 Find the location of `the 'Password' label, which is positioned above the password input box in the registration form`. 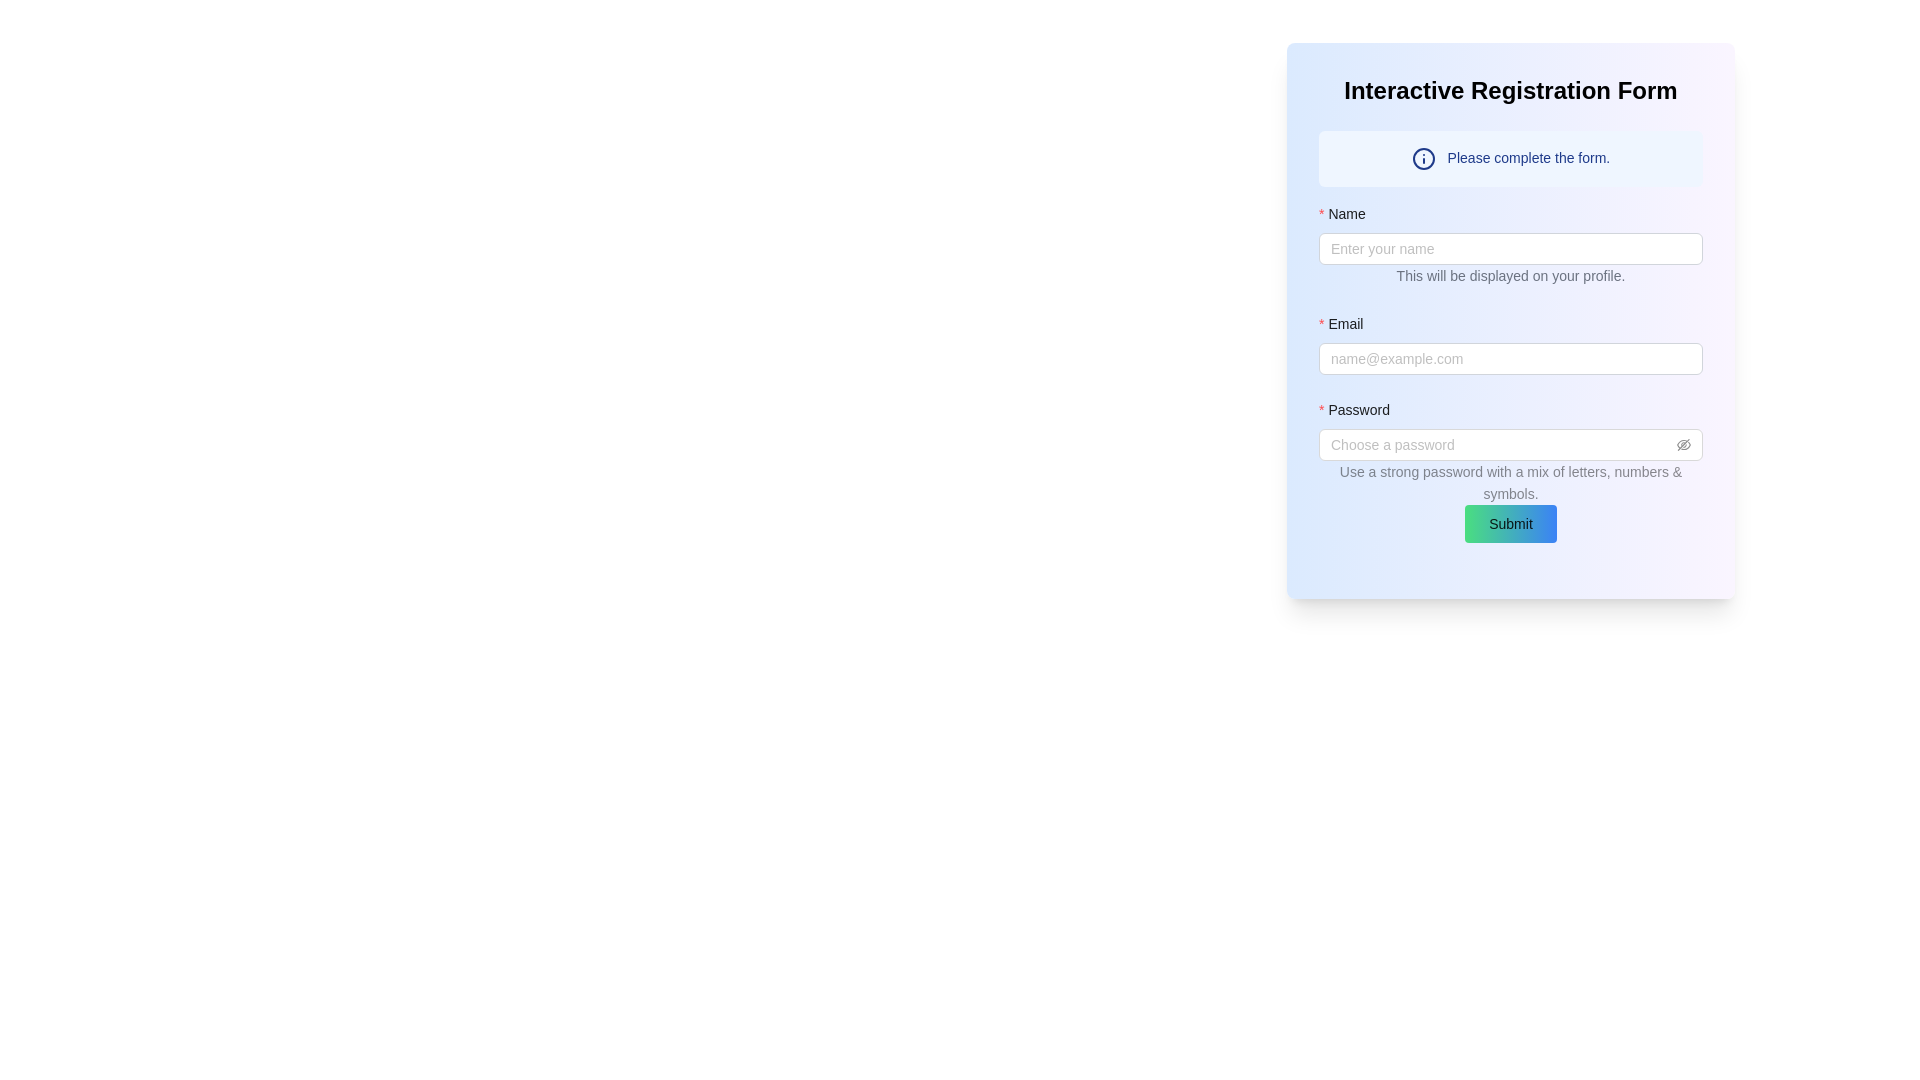

the 'Password' label, which is positioned above the password input box in the registration form is located at coordinates (1360, 409).